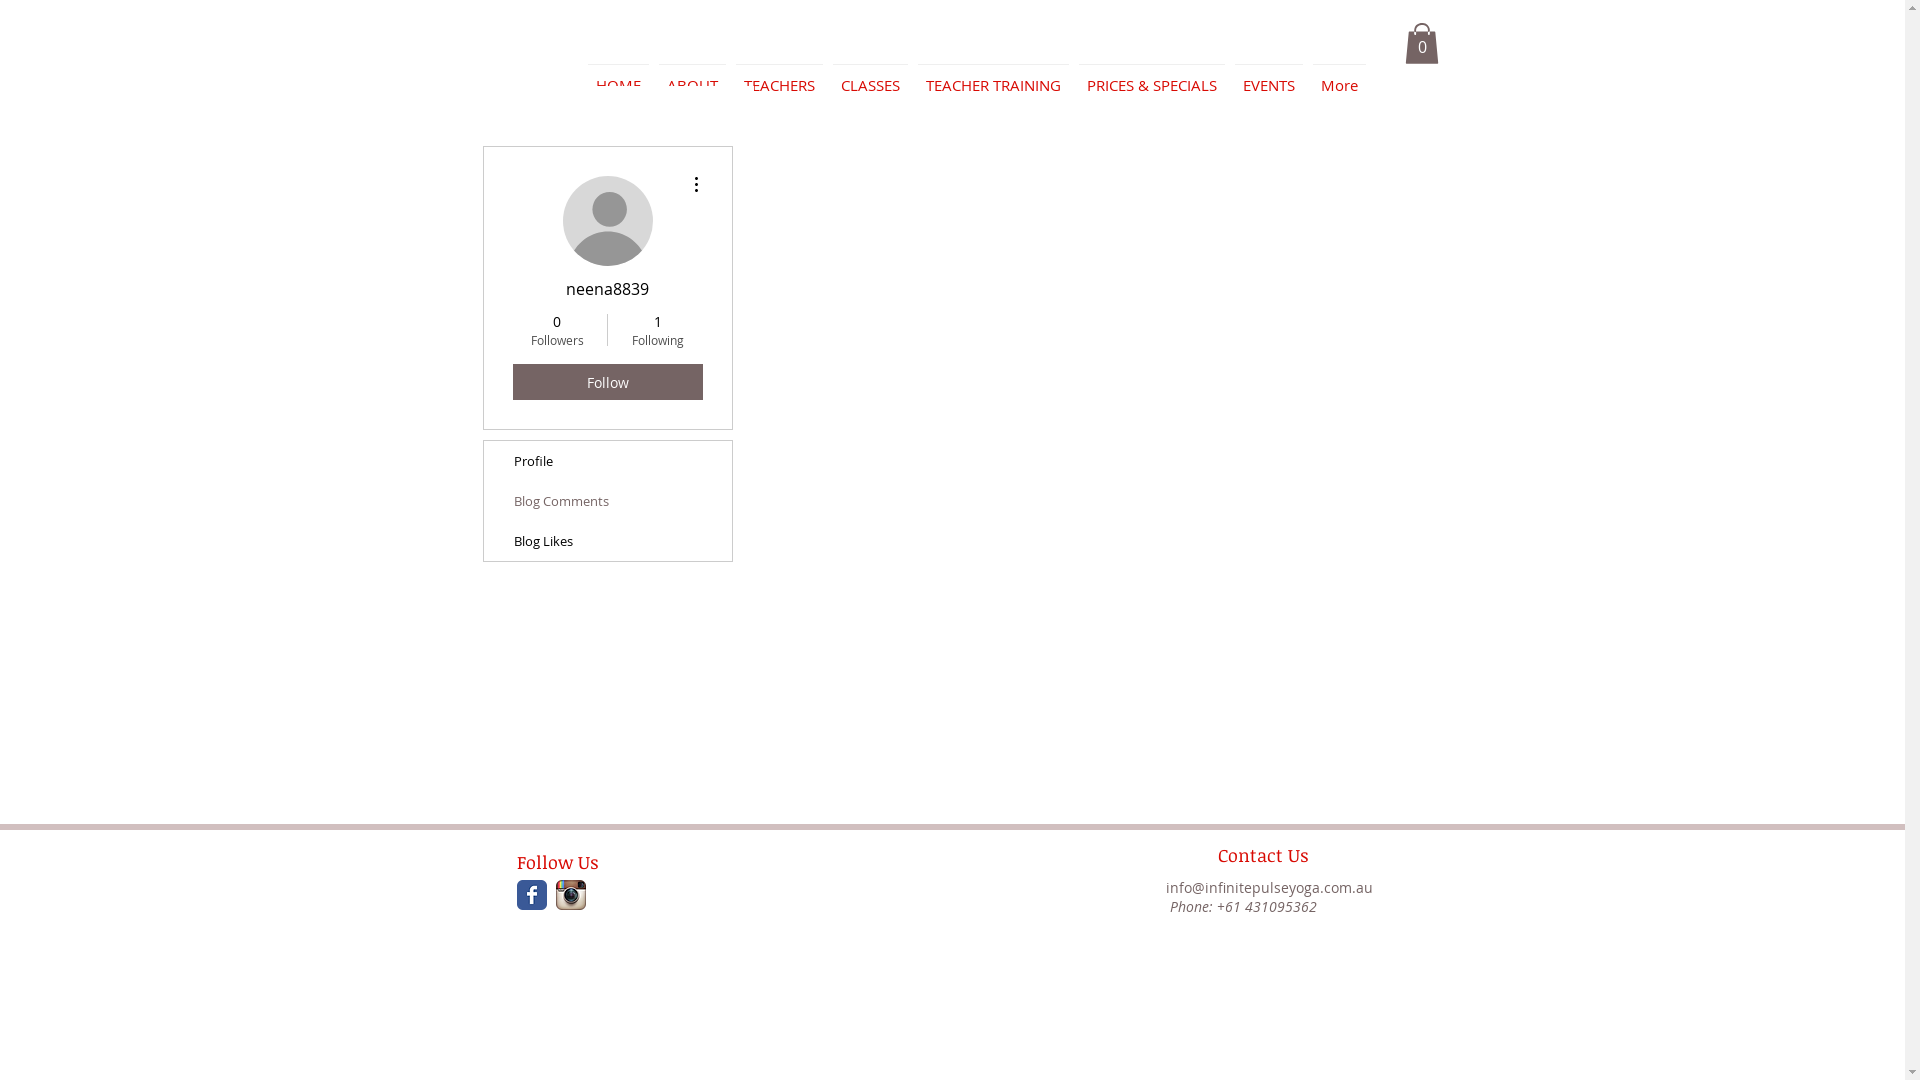 The image size is (1920, 1080). I want to click on 'ABOUT', so click(692, 75).